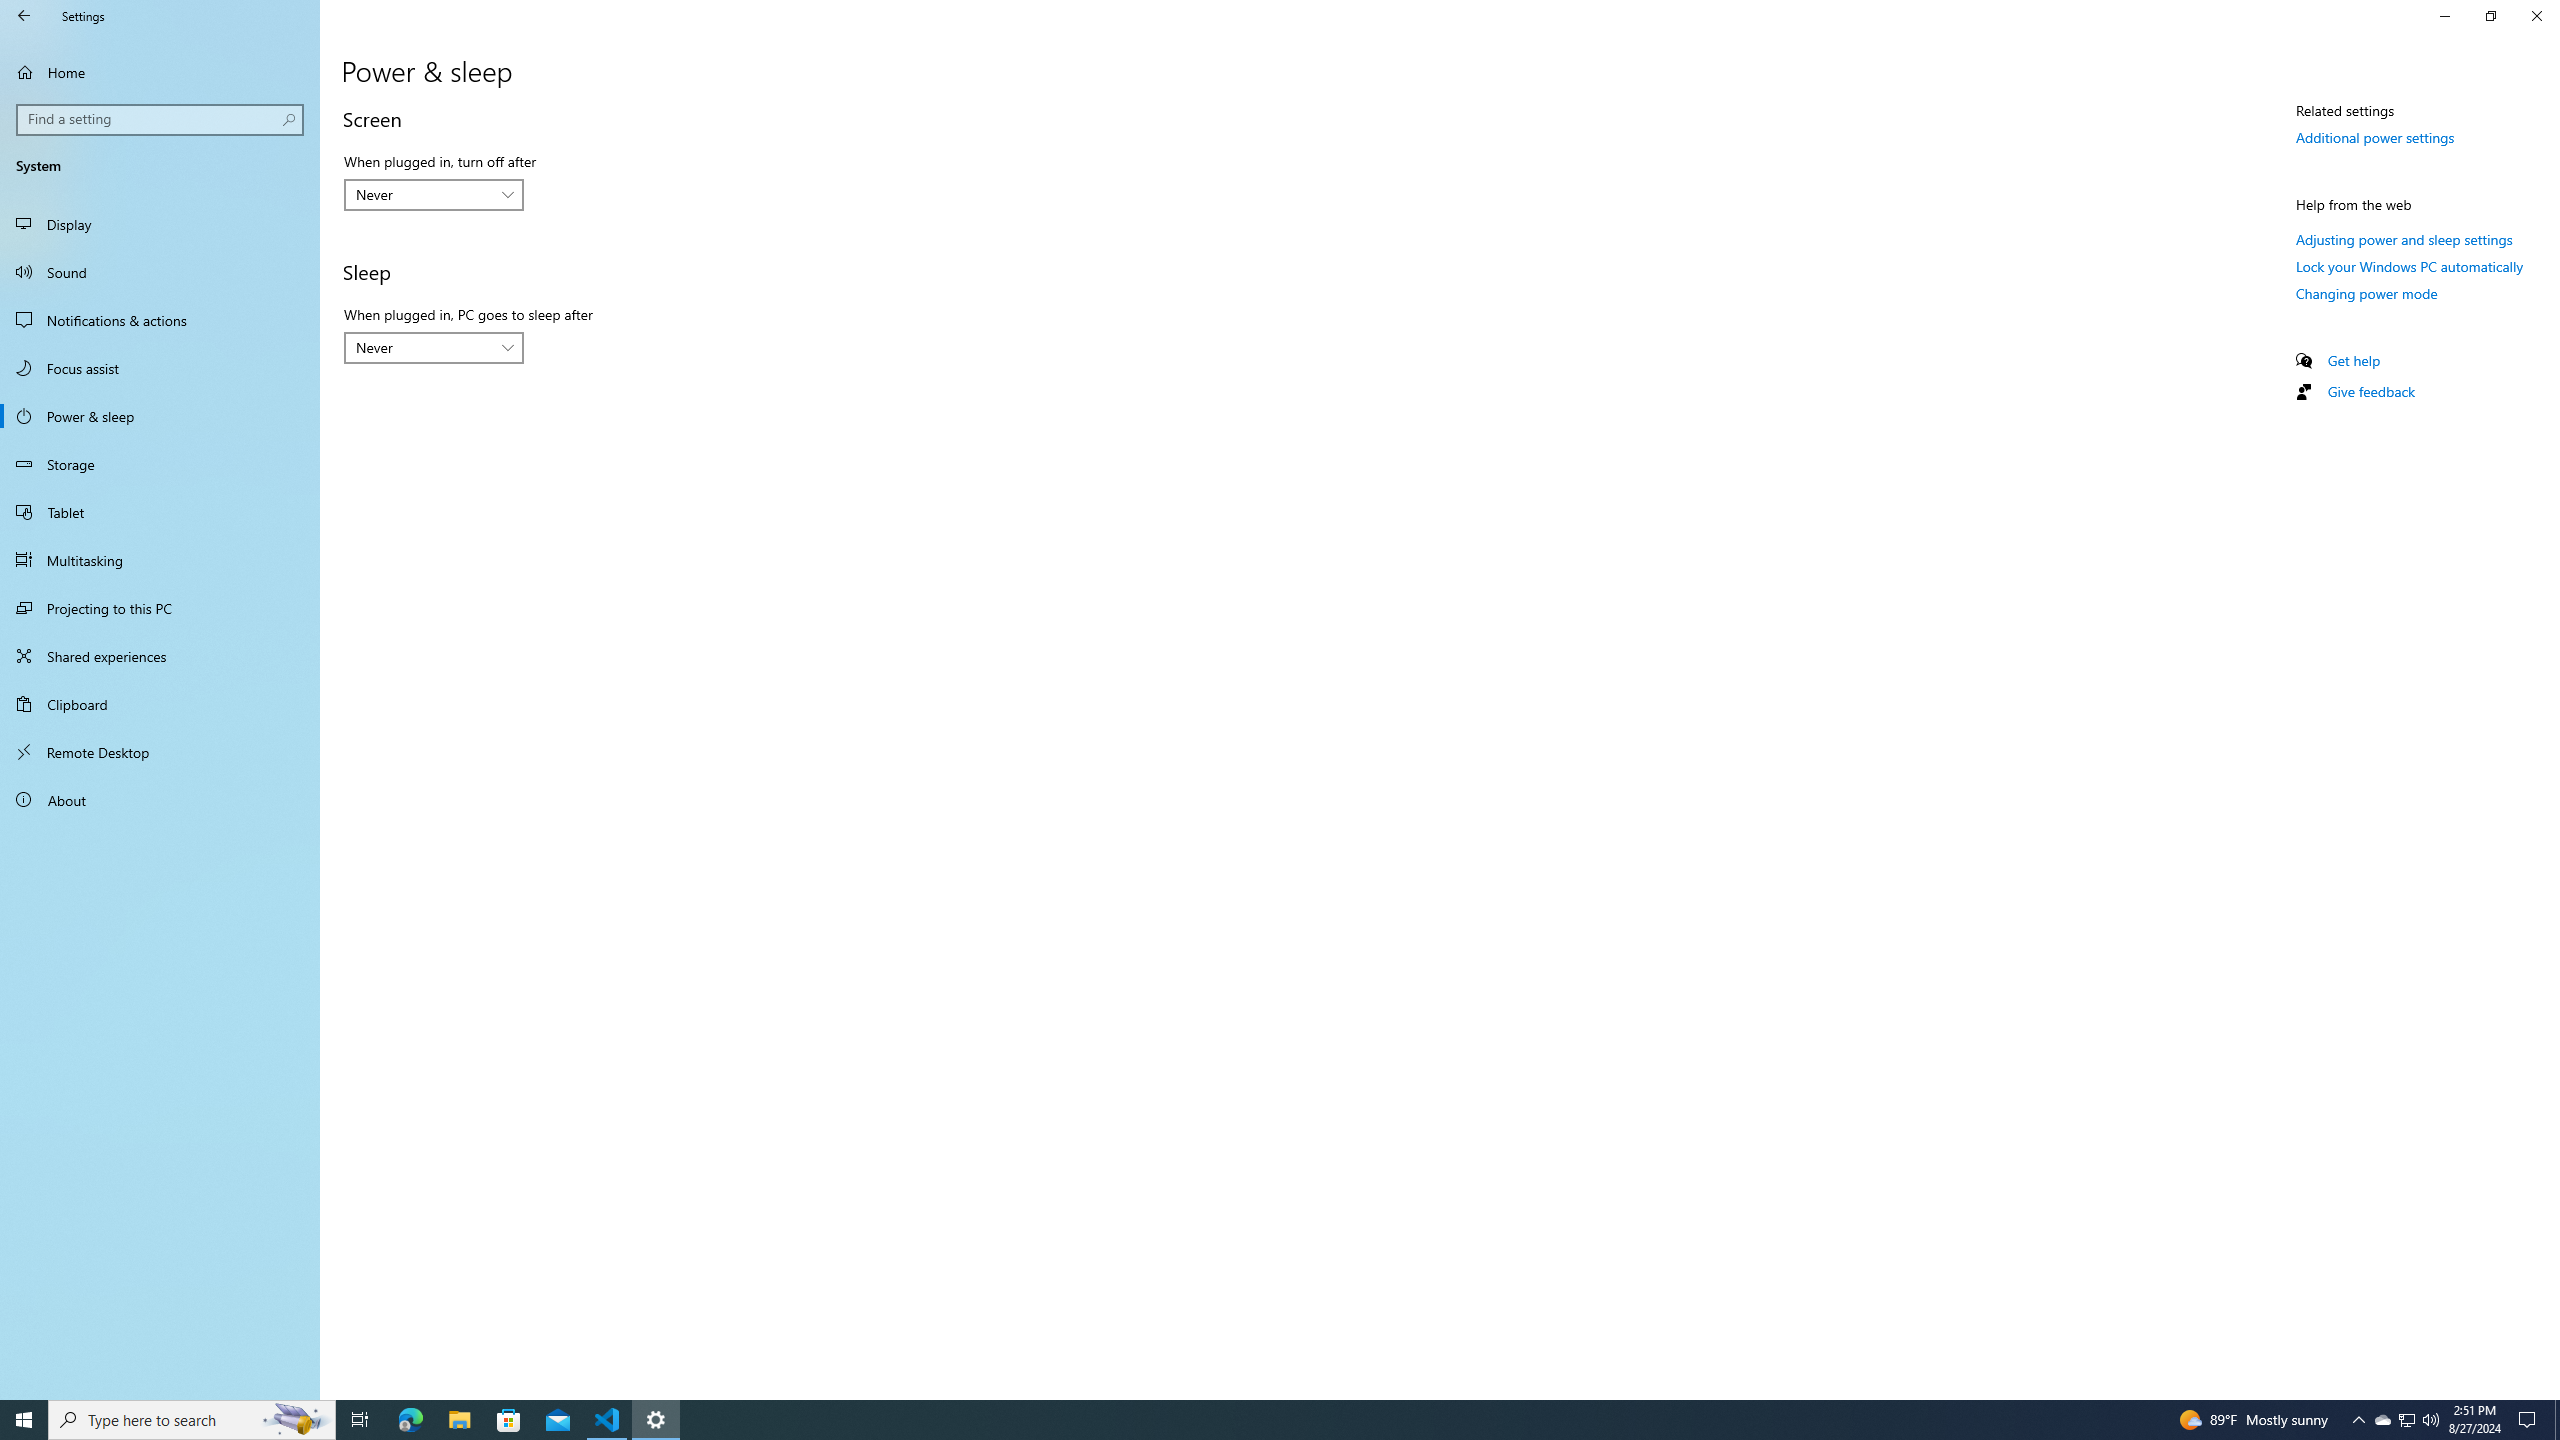 Image resolution: width=2560 pixels, height=1440 pixels. What do you see at coordinates (159, 704) in the screenshot?
I see `'Clipboard'` at bounding box center [159, 704].